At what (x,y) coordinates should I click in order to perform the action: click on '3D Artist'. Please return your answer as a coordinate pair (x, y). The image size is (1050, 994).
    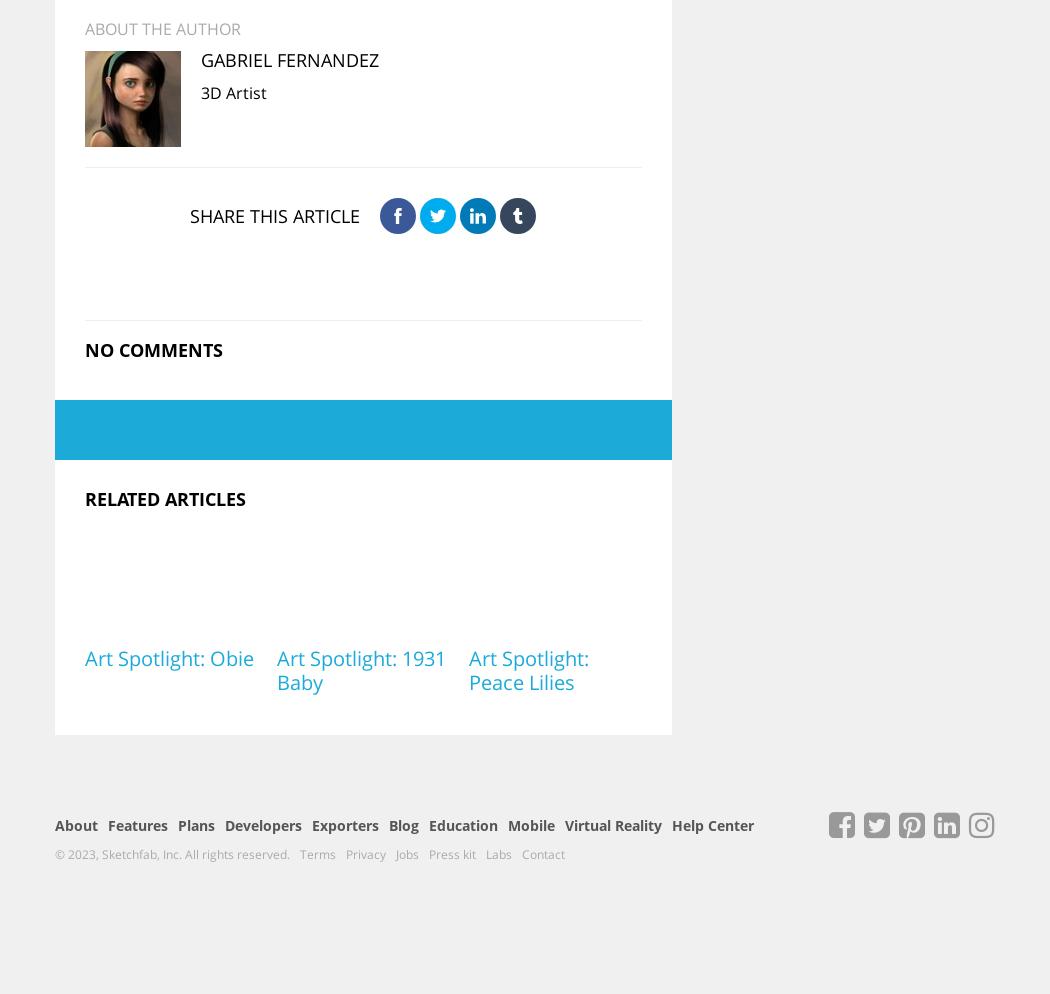
    Looking at the image, I should click on (199, 92).